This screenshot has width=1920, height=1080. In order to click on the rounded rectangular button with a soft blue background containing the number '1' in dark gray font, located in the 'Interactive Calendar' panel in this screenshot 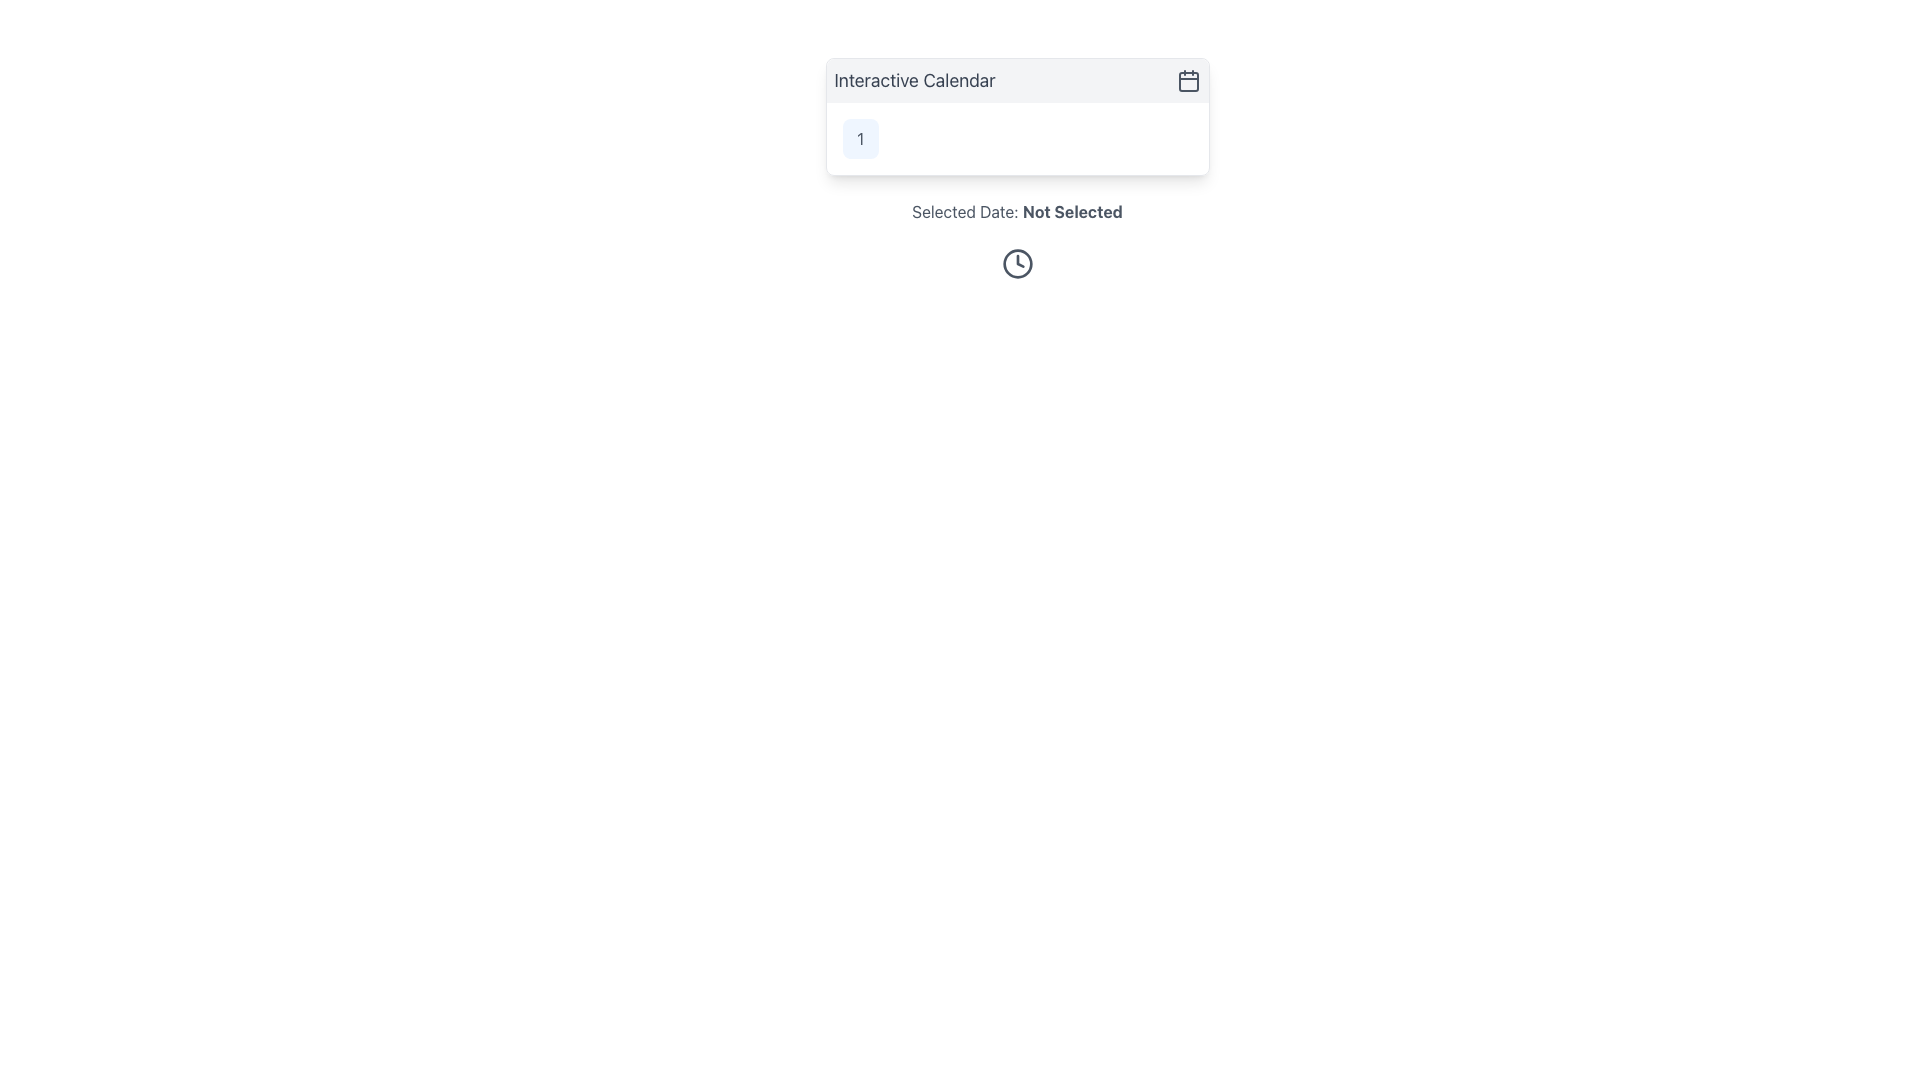, I will do `click(860, 137)`.